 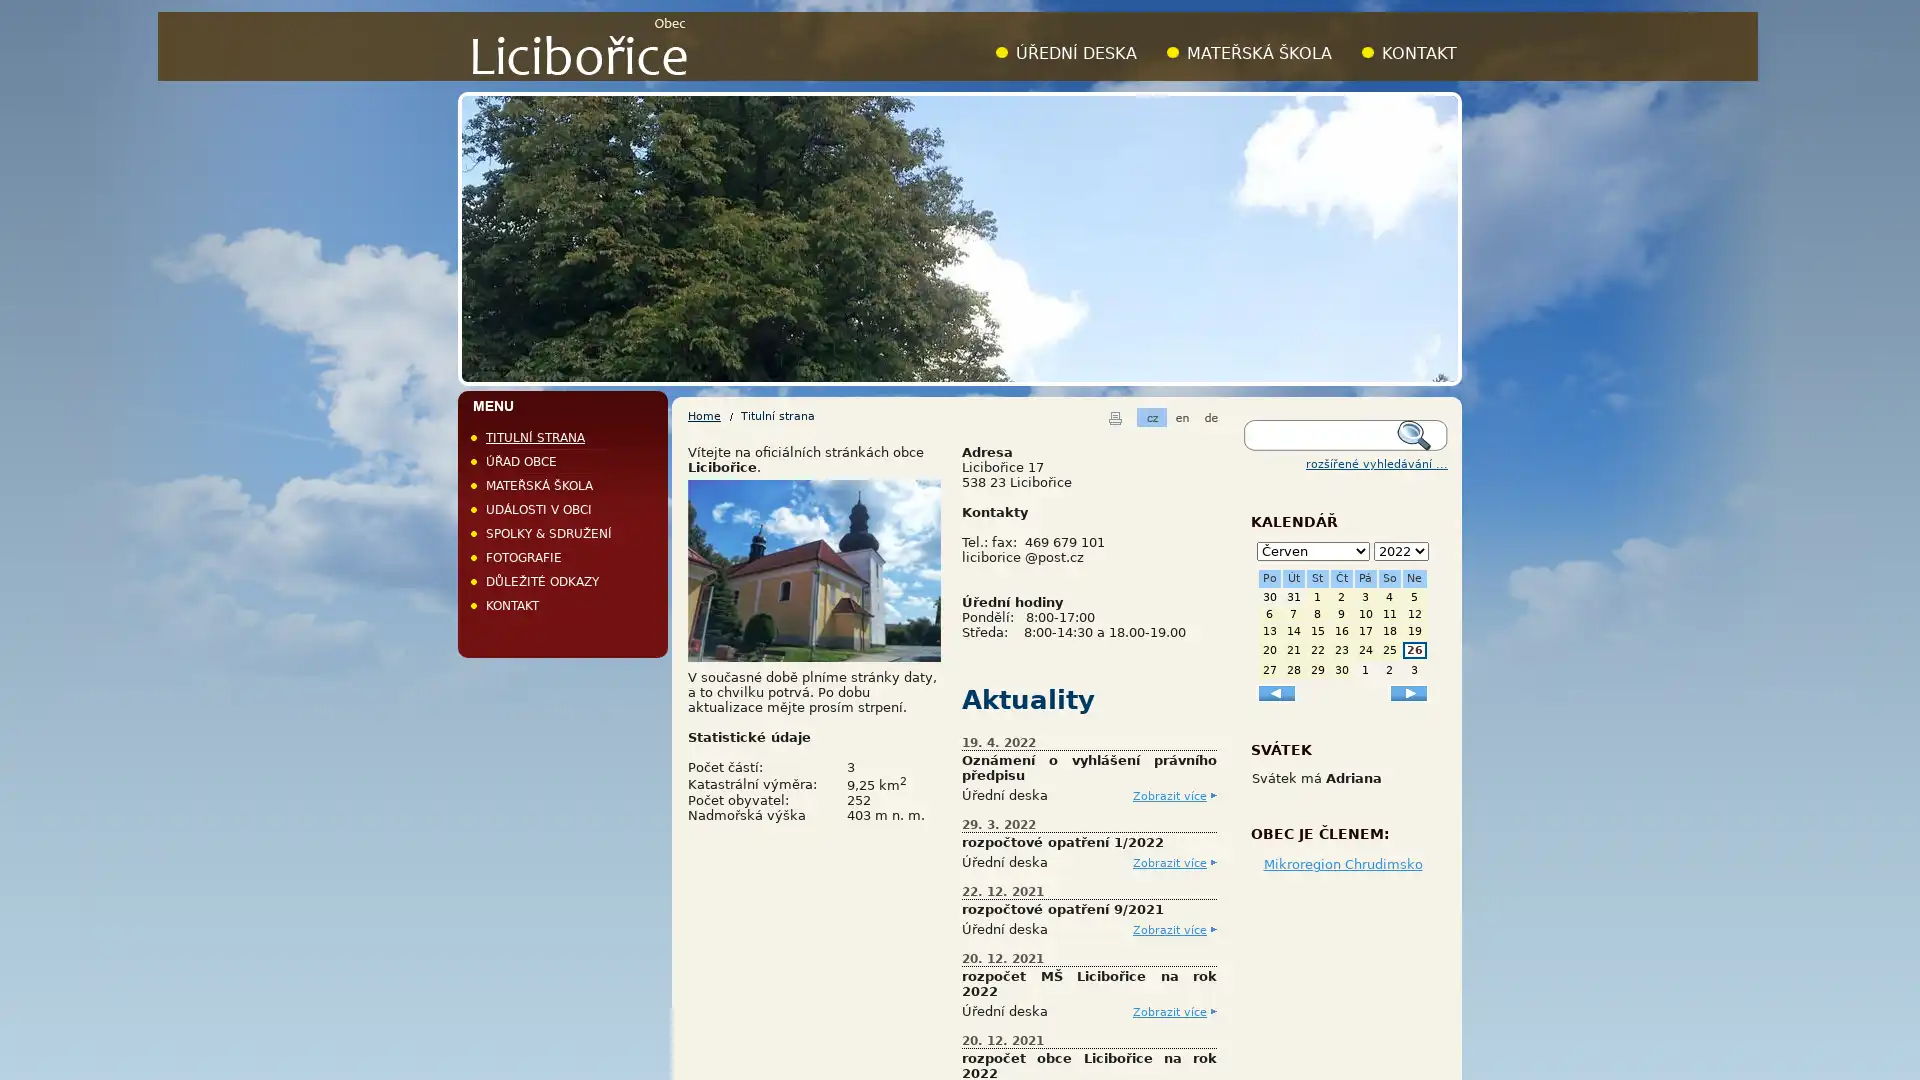 I want to click on dalsi, so click(x=1408, y=691).